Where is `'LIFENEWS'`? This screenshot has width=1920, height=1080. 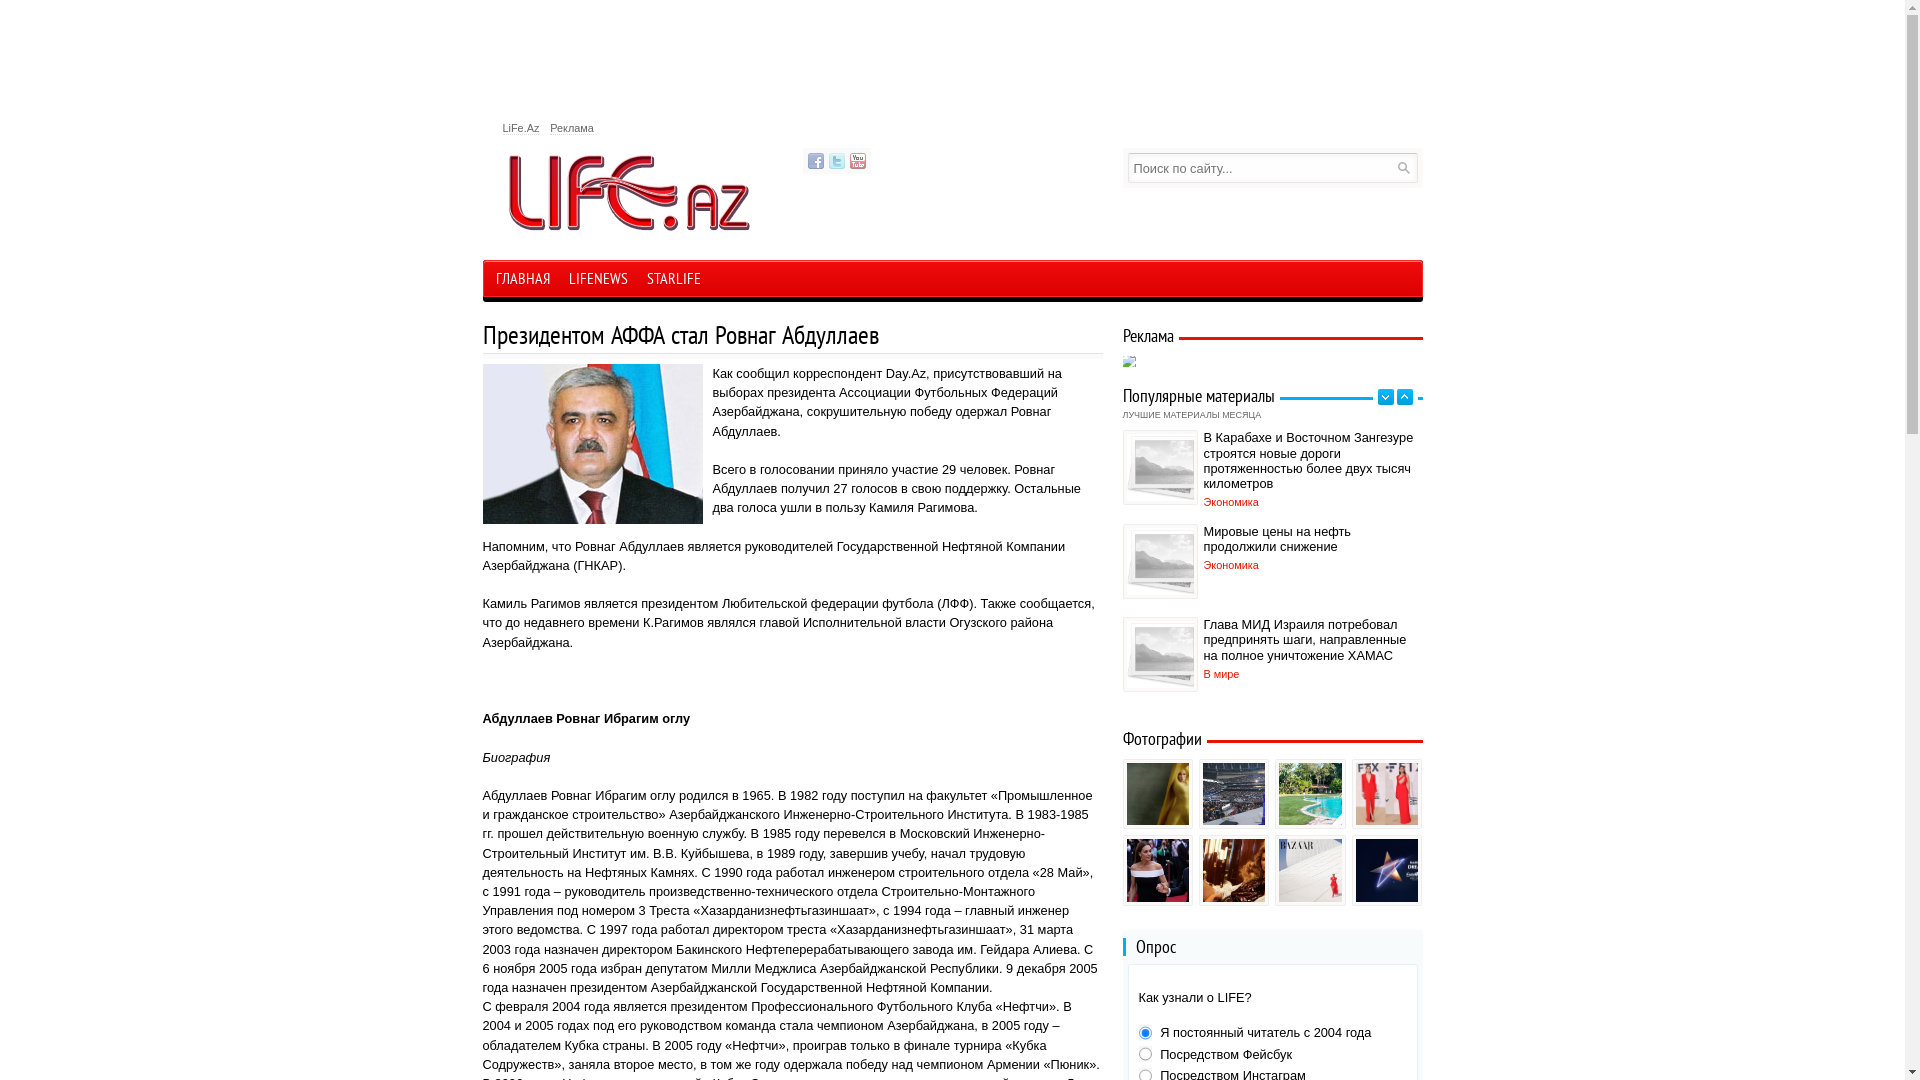 'LIFENEWS' is located at coordinates (597, 281).